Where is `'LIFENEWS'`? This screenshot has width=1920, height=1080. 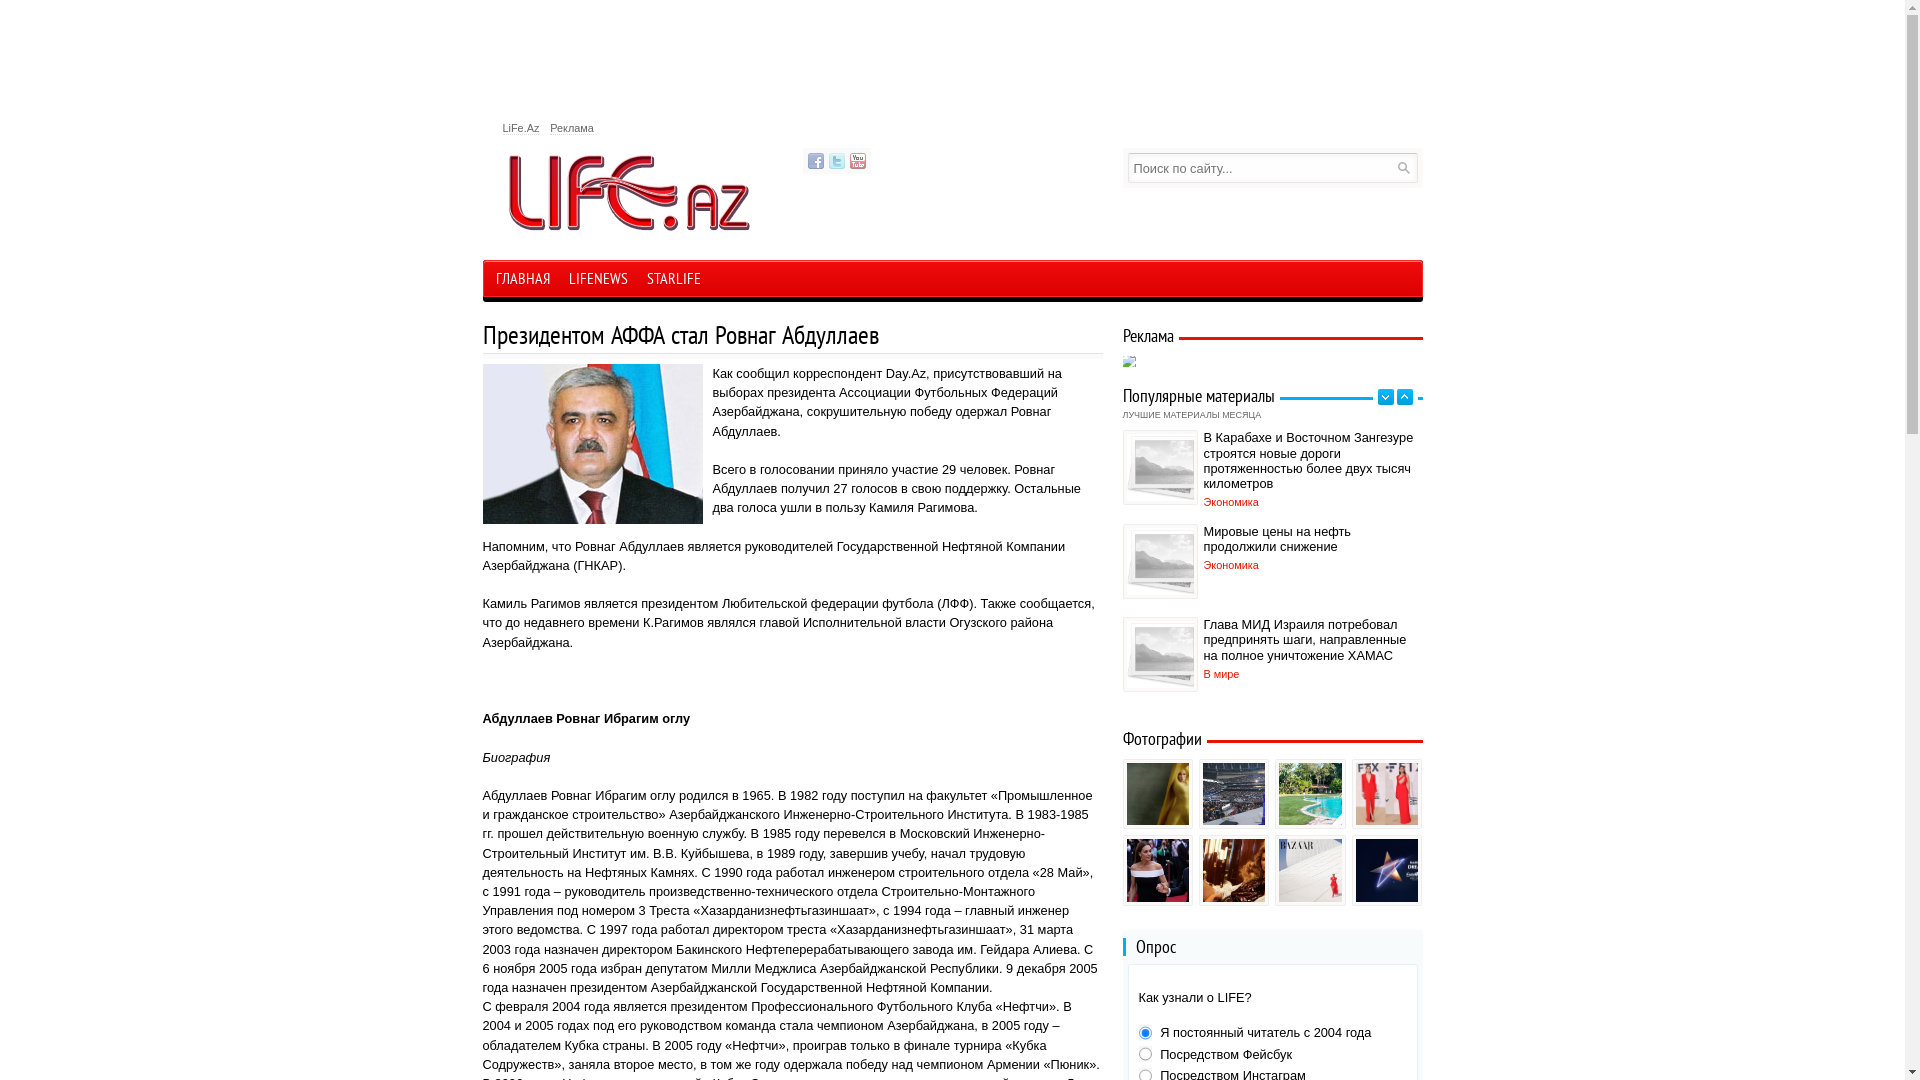 'LIFENEWS' is located at coordinates (597, 281).